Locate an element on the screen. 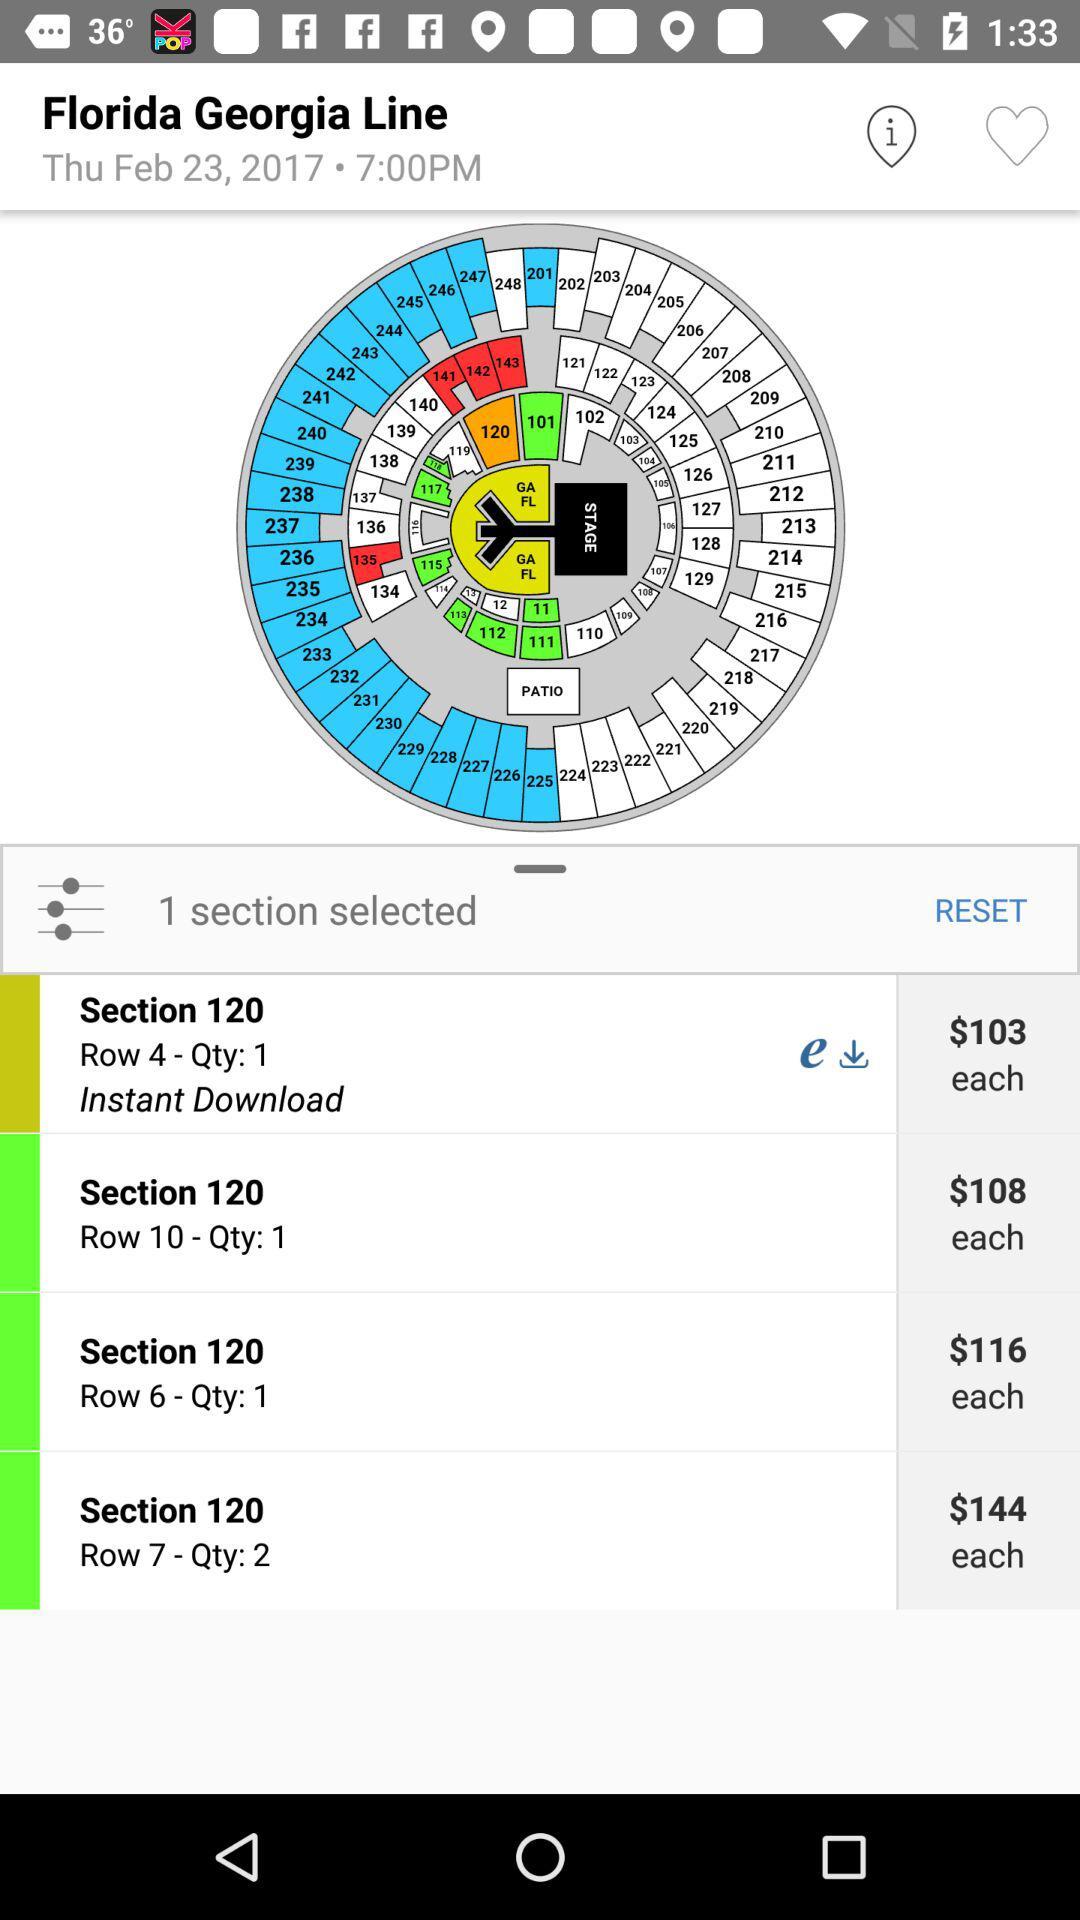 This screenshot has width=1080, height=1920. the icon to the right of 1 section selected is located at coordinates (979, 908).